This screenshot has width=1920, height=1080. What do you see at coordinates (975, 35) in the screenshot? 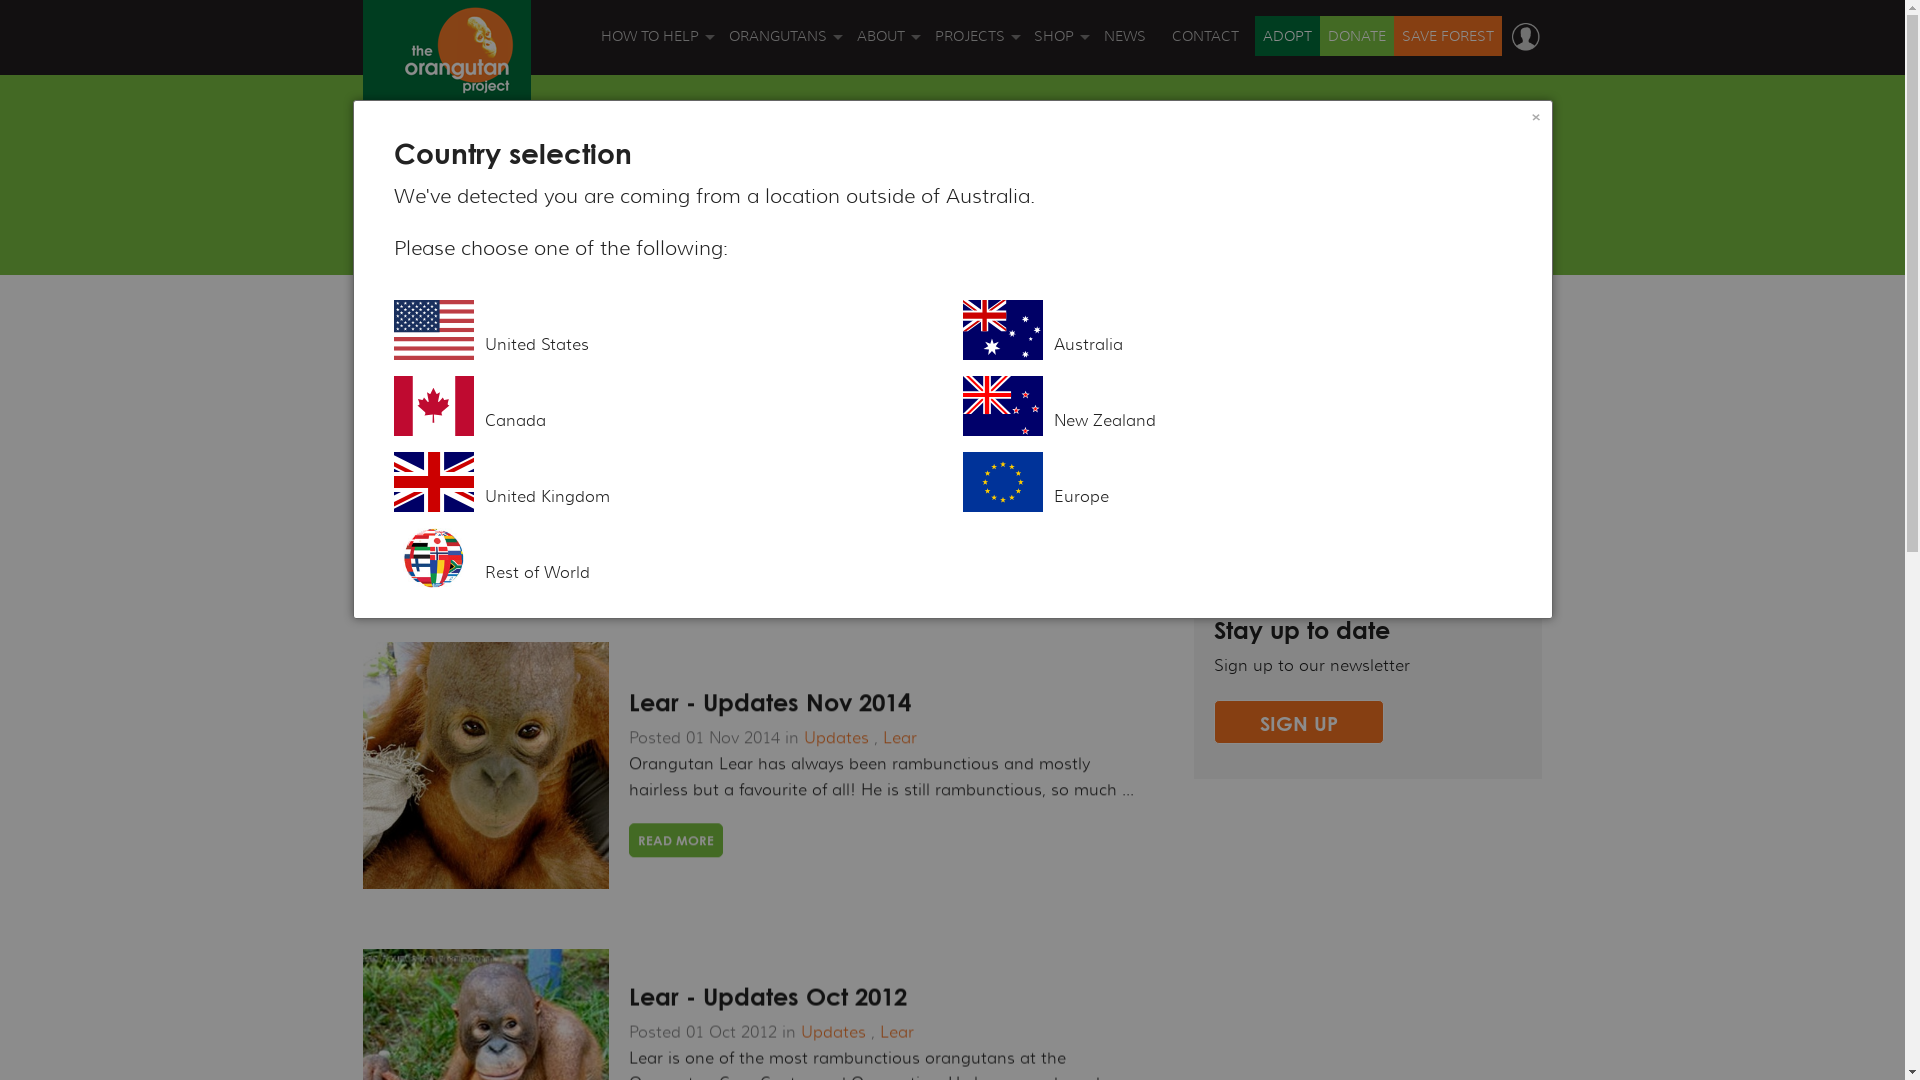
I see `'PROJECTS'` at bounding box center [975, 35].